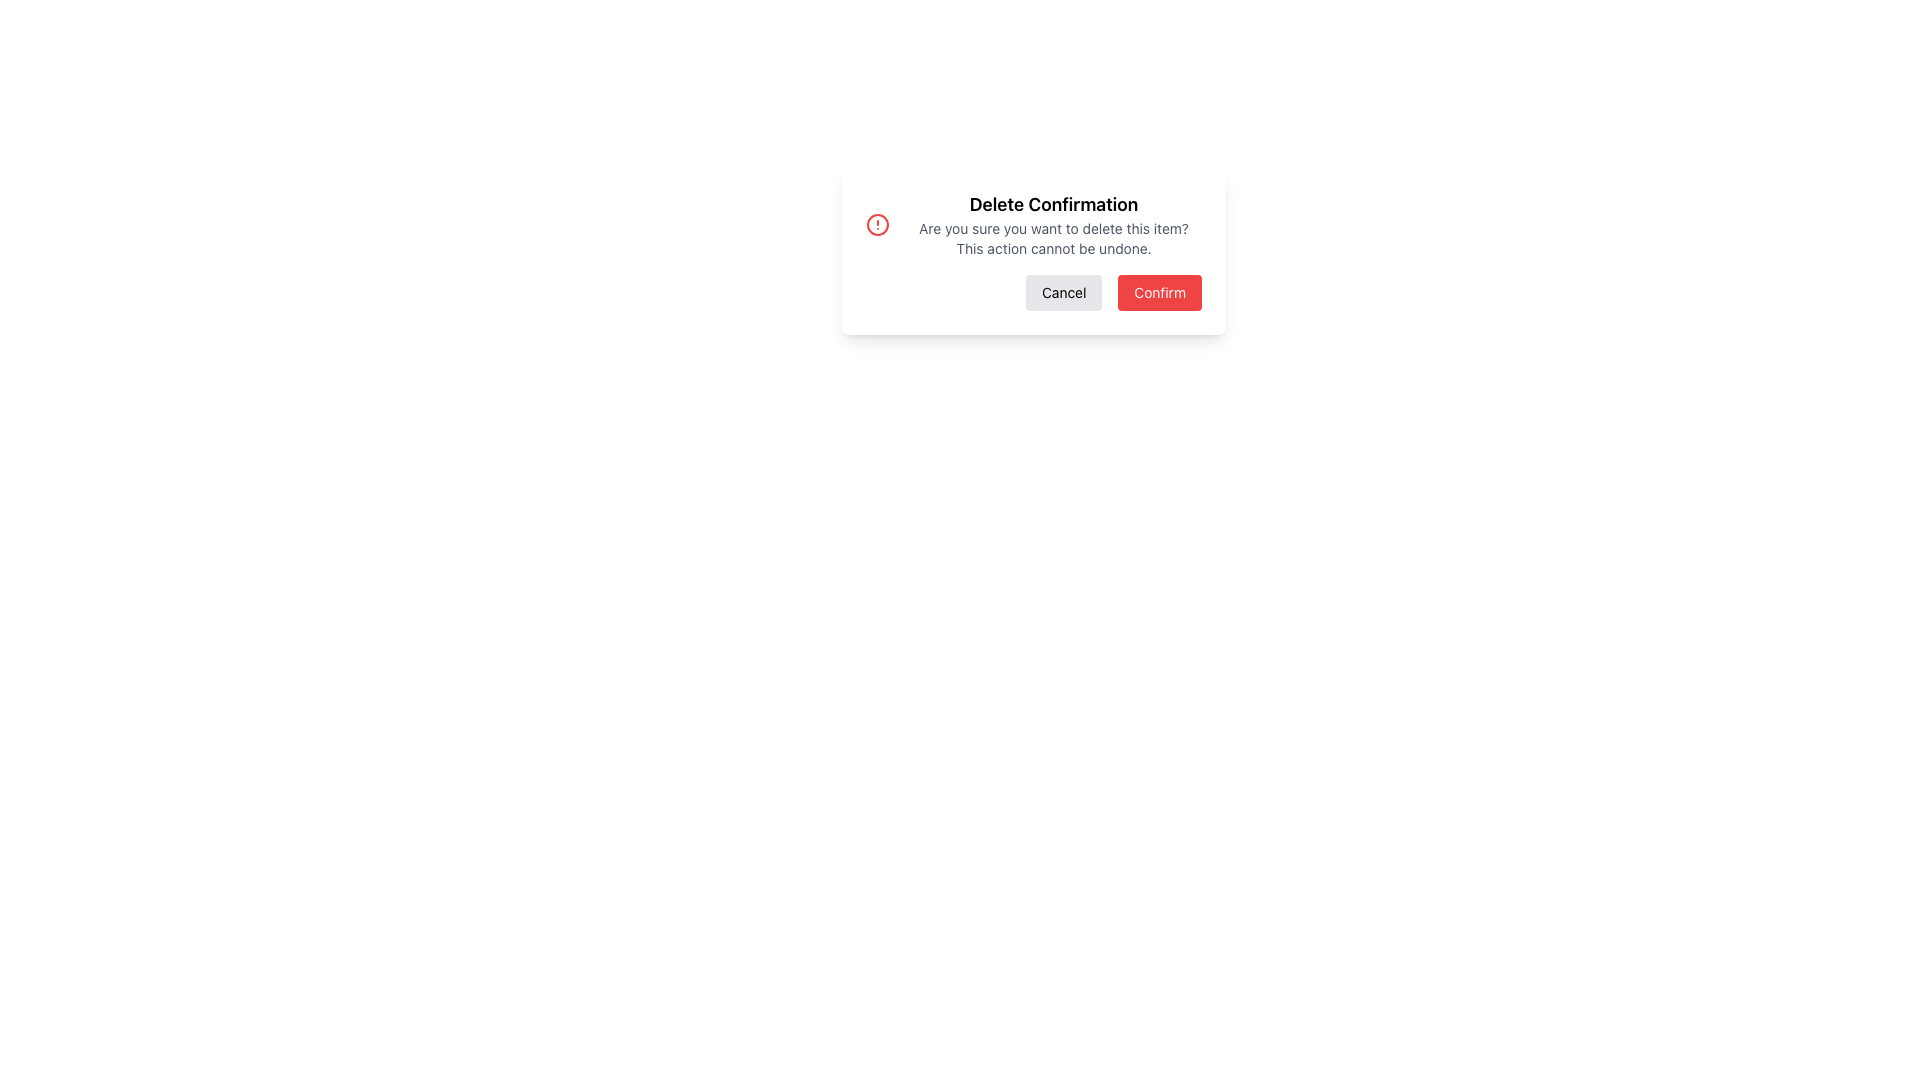 The width and height of the screenshot is (1920, 1080). Describe the element at coordinates (1063, 293) in the screenshot. I see `the 'Cancel' button, which is a rectangular button with a light gray background and rounded borders` at that location.